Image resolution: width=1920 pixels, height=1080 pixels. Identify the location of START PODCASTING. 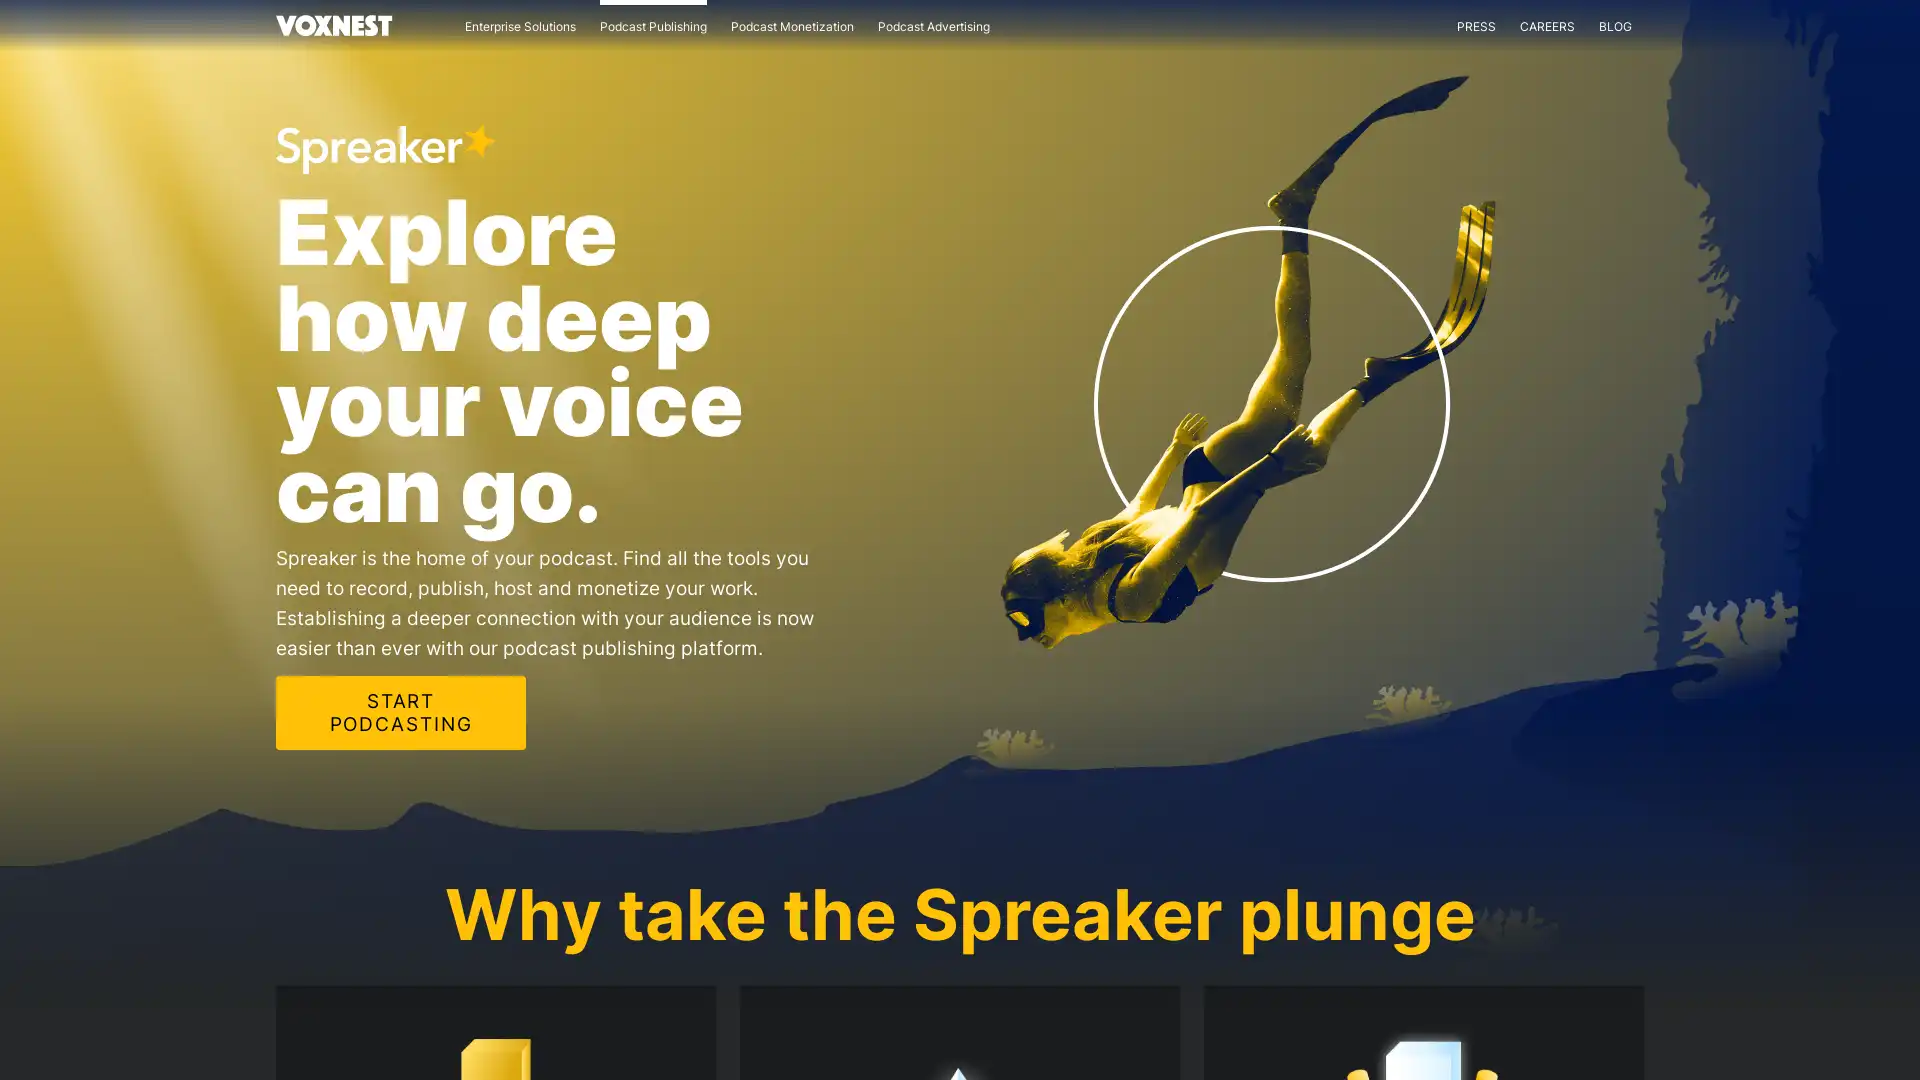
(449, 712).